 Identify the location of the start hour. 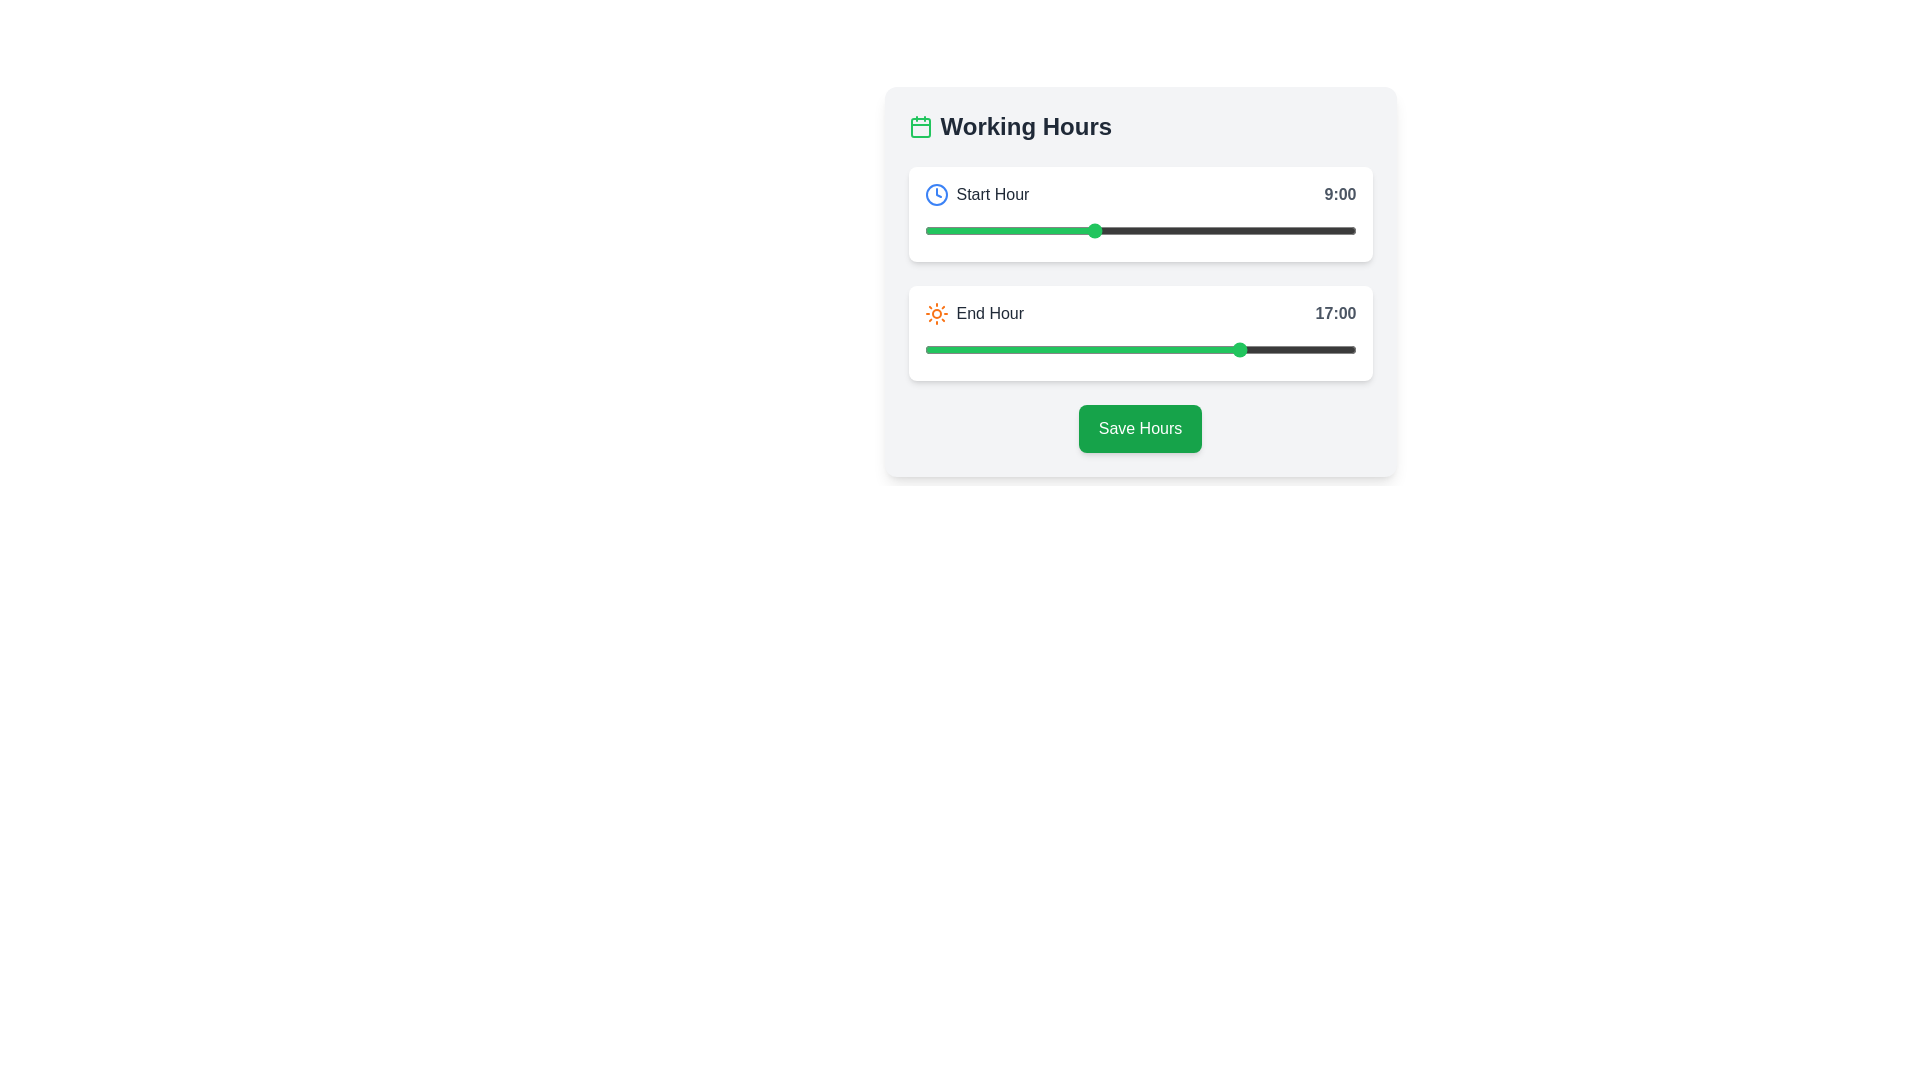
(1149, 230).